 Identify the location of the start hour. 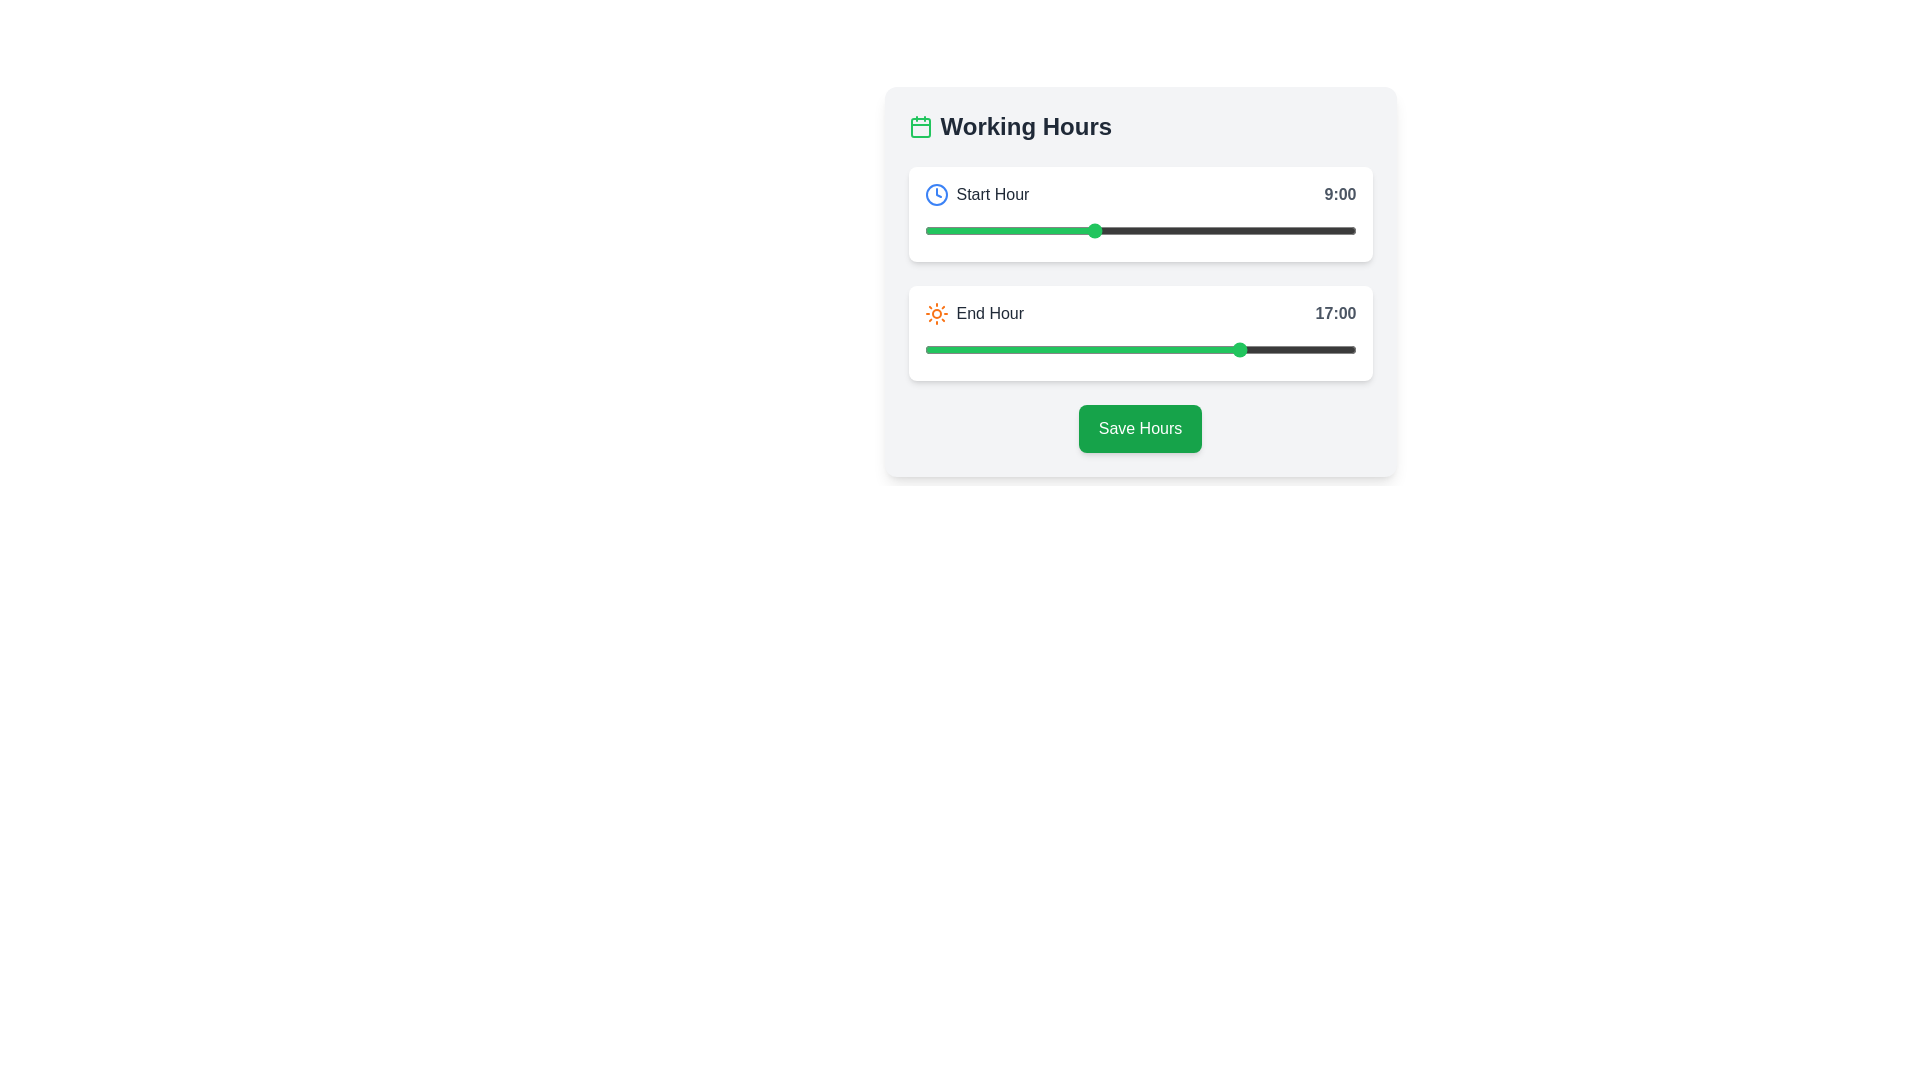
(1149, 230).